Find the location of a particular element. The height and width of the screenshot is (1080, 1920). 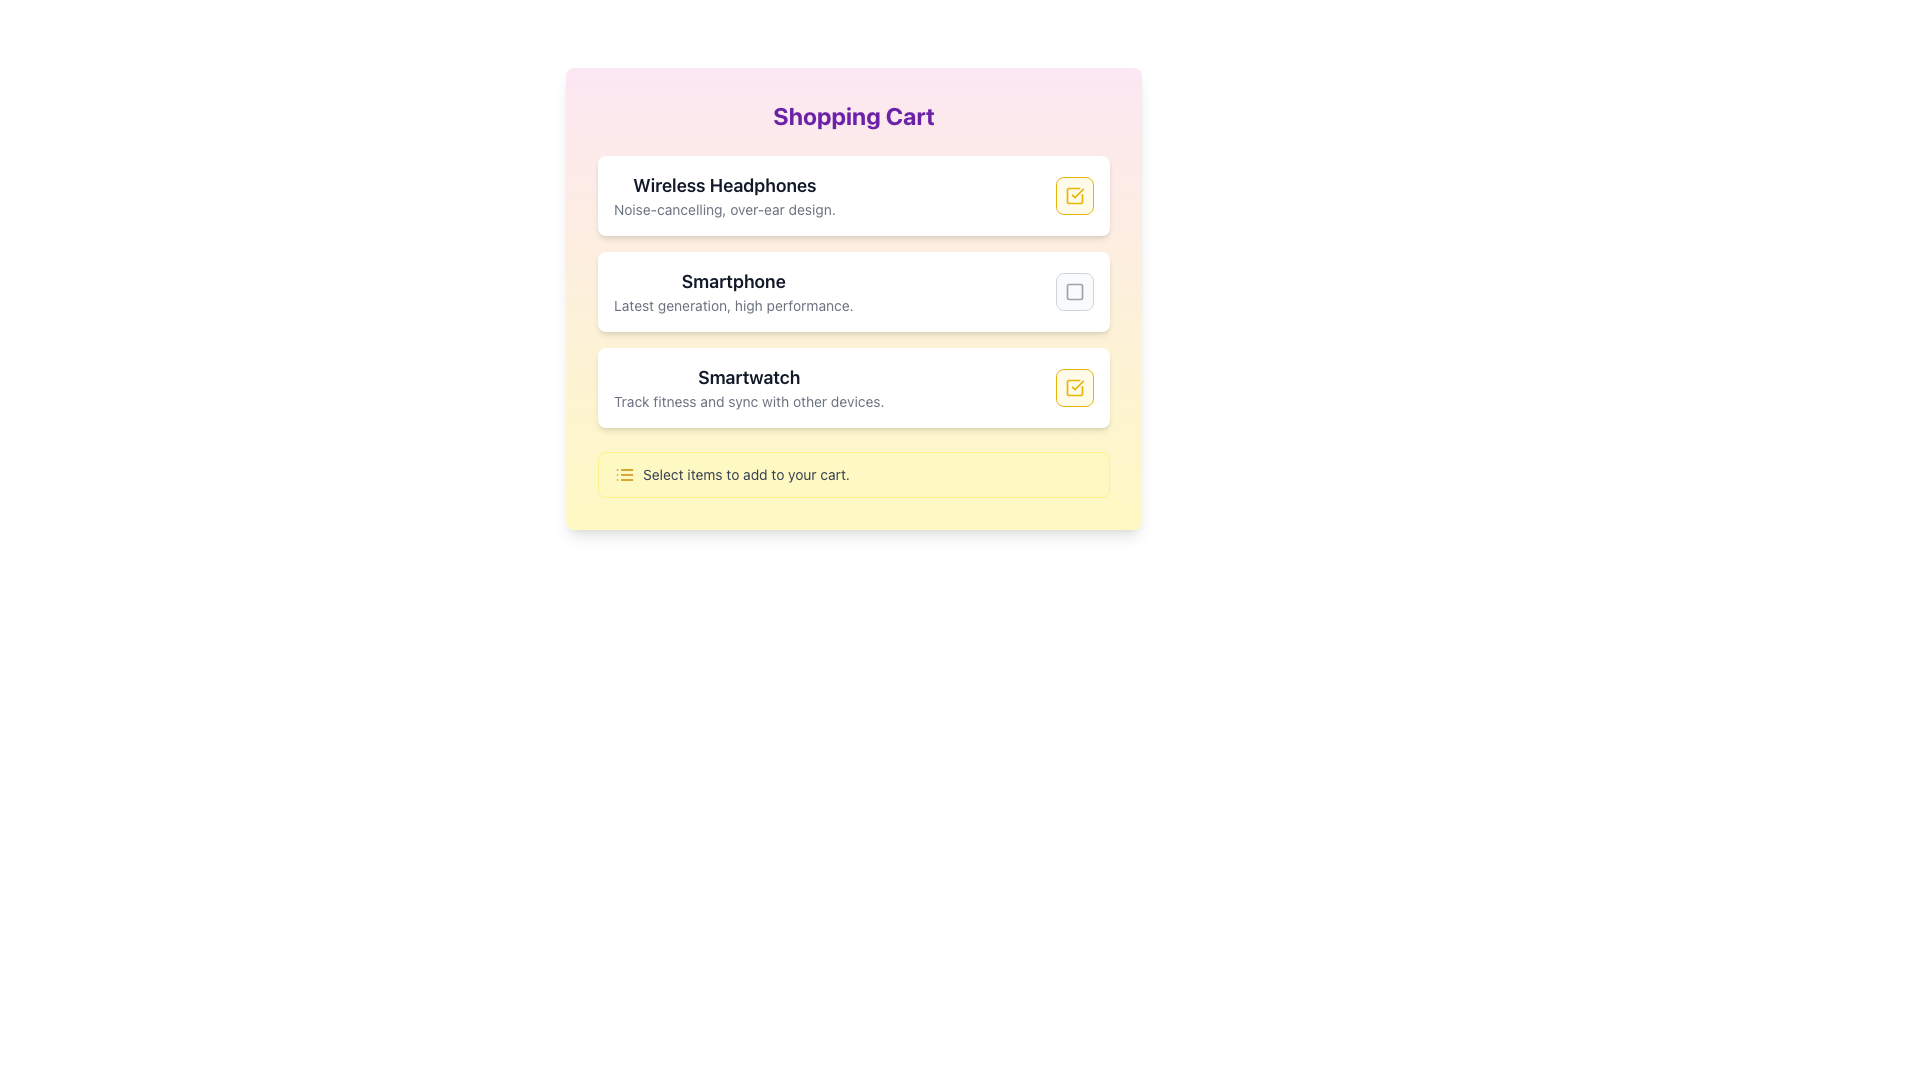

the delete icon on the rightmost side of the 'Smartphone' entry in the shopping cart is located at coordinates (1074, 292).